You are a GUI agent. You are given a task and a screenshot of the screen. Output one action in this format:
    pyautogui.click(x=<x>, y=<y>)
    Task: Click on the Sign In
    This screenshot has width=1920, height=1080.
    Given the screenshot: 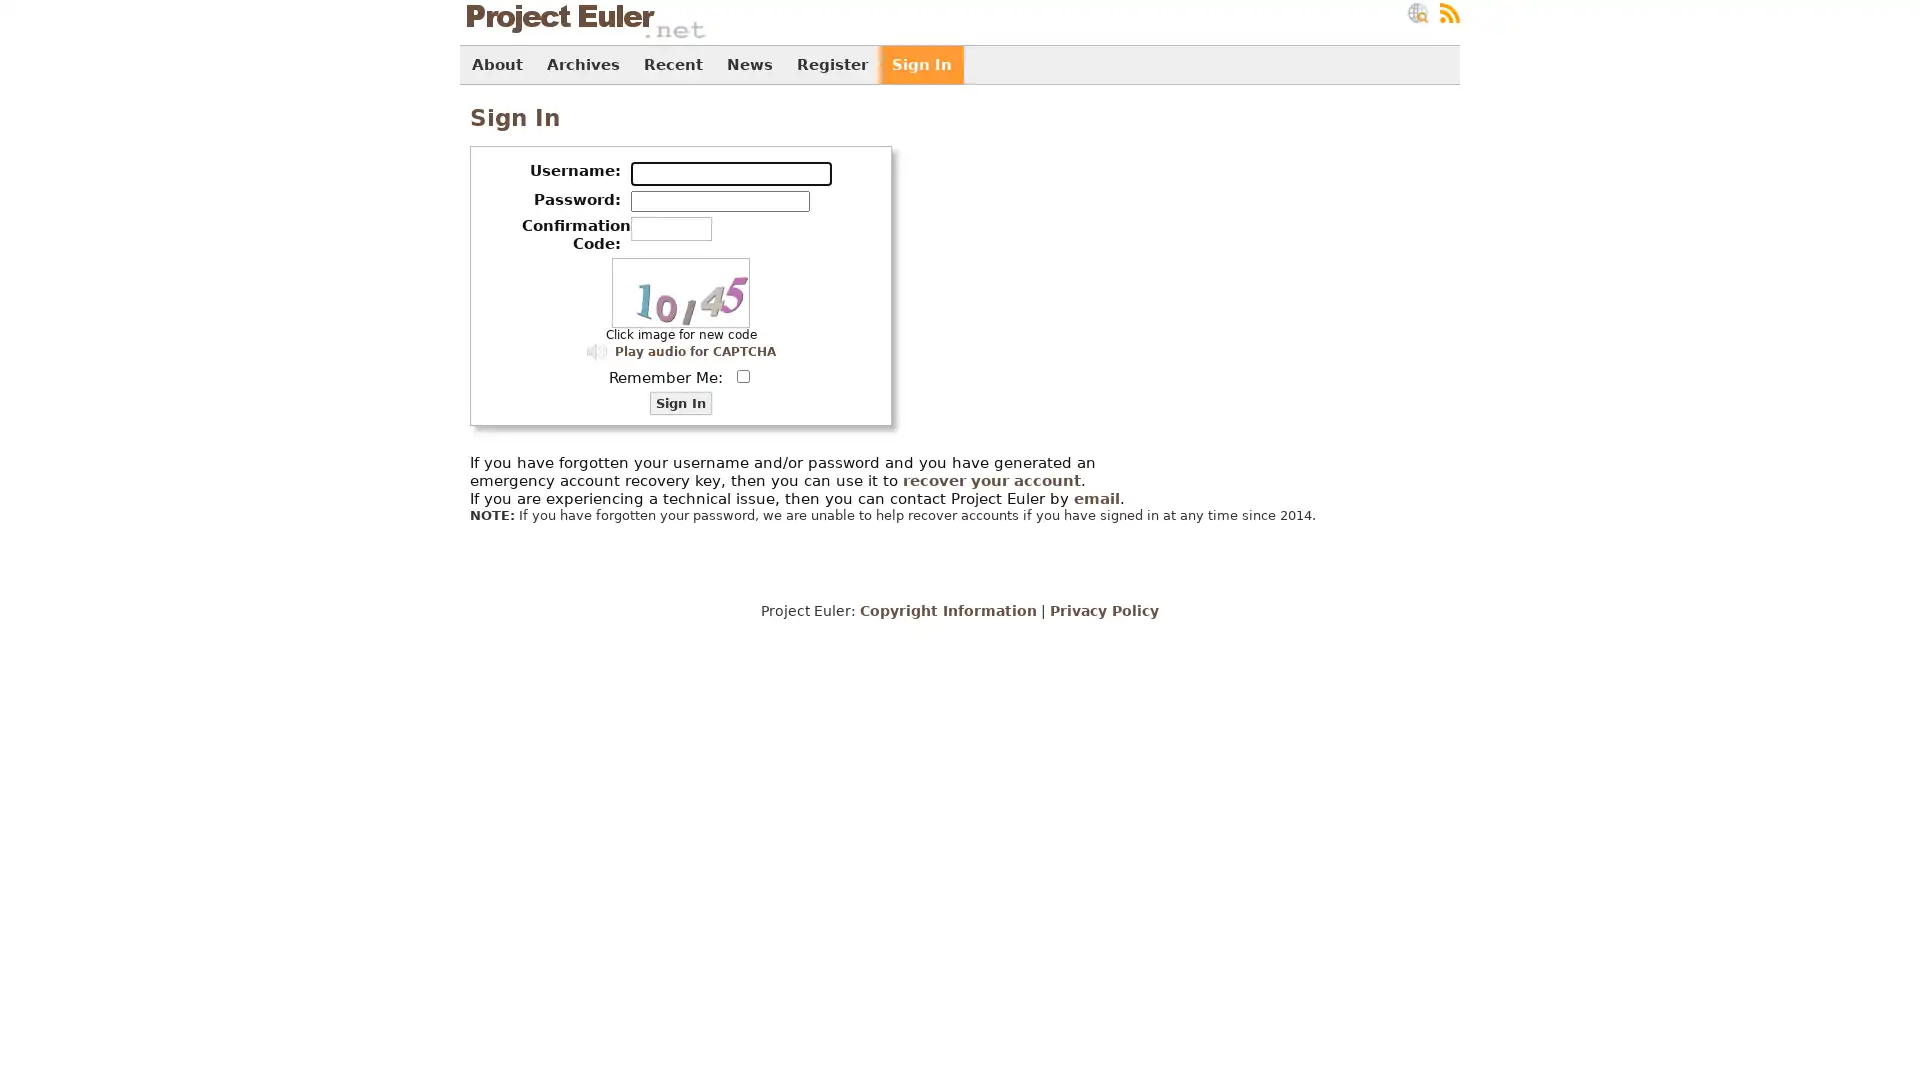 What is the action you would take?
    pyautogui.click(x=681, y=403)
    